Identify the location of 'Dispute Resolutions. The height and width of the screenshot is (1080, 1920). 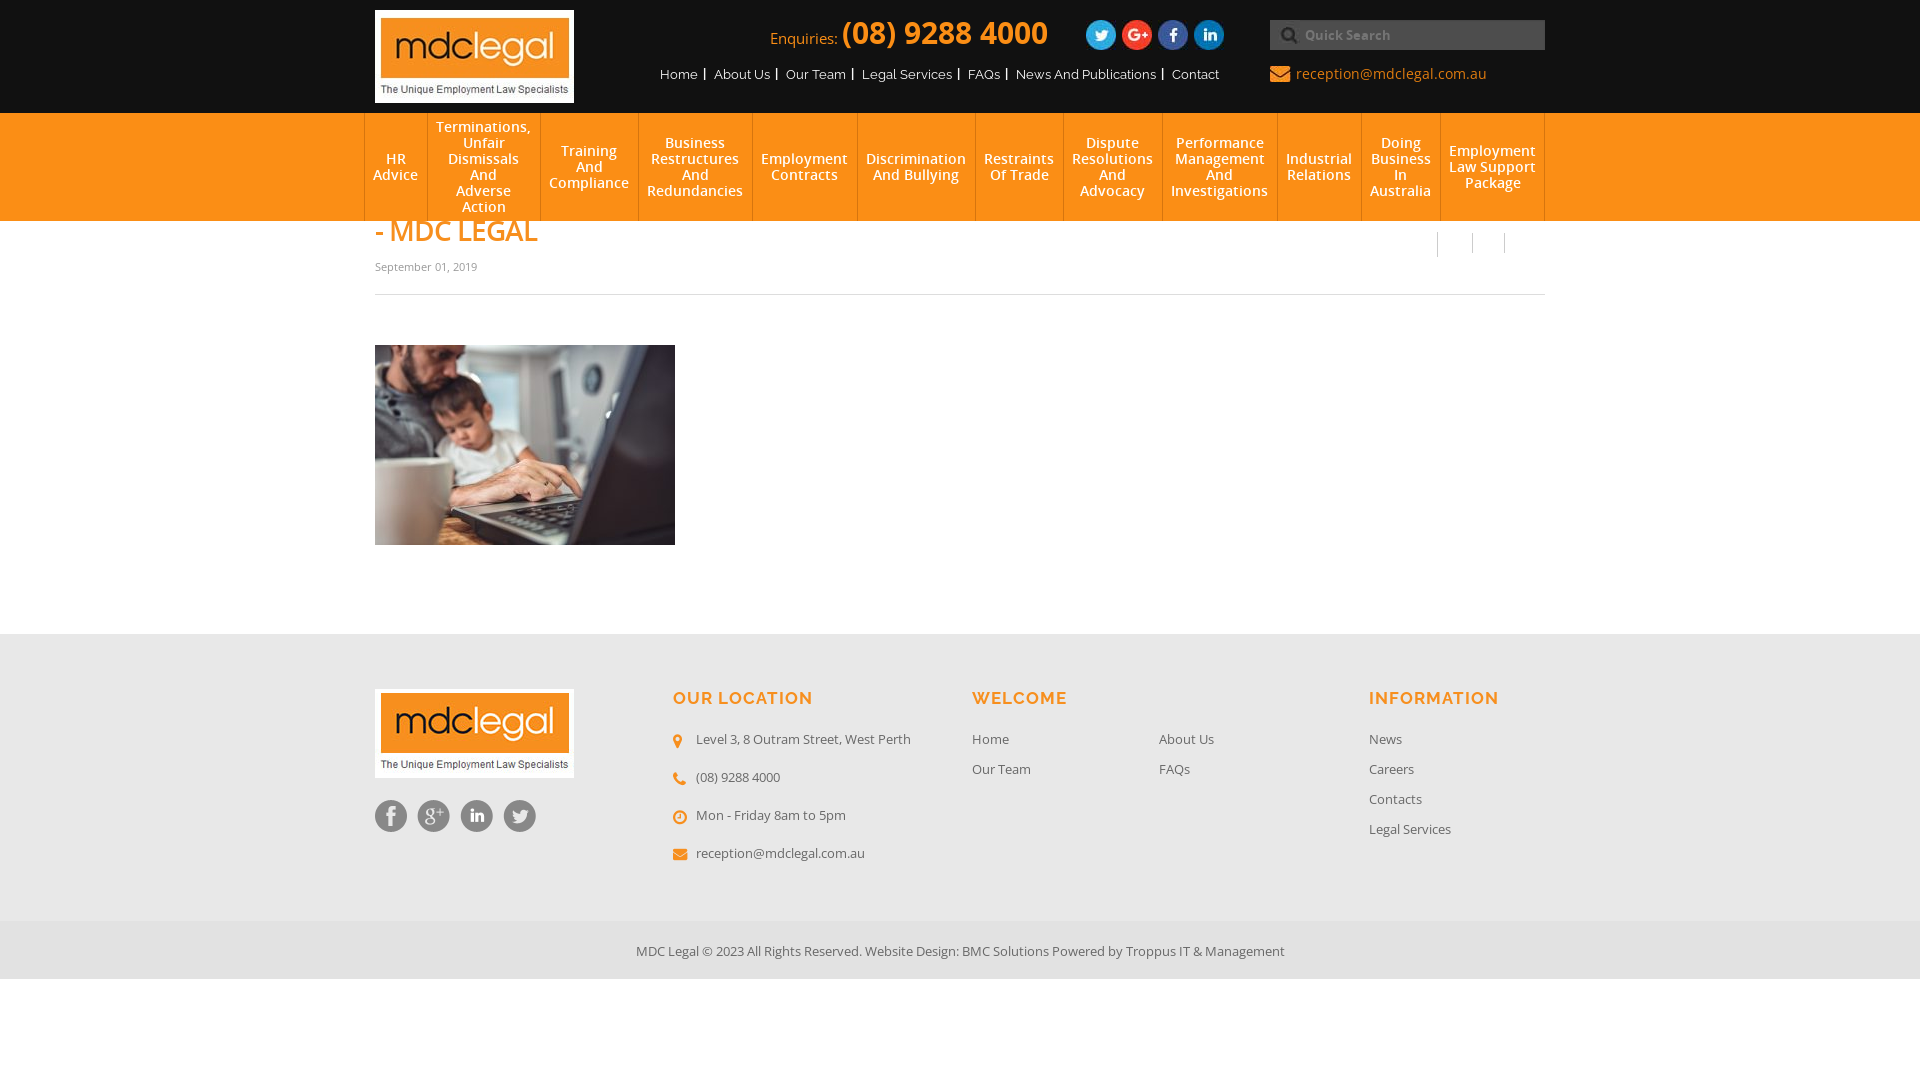
(1111, 165).